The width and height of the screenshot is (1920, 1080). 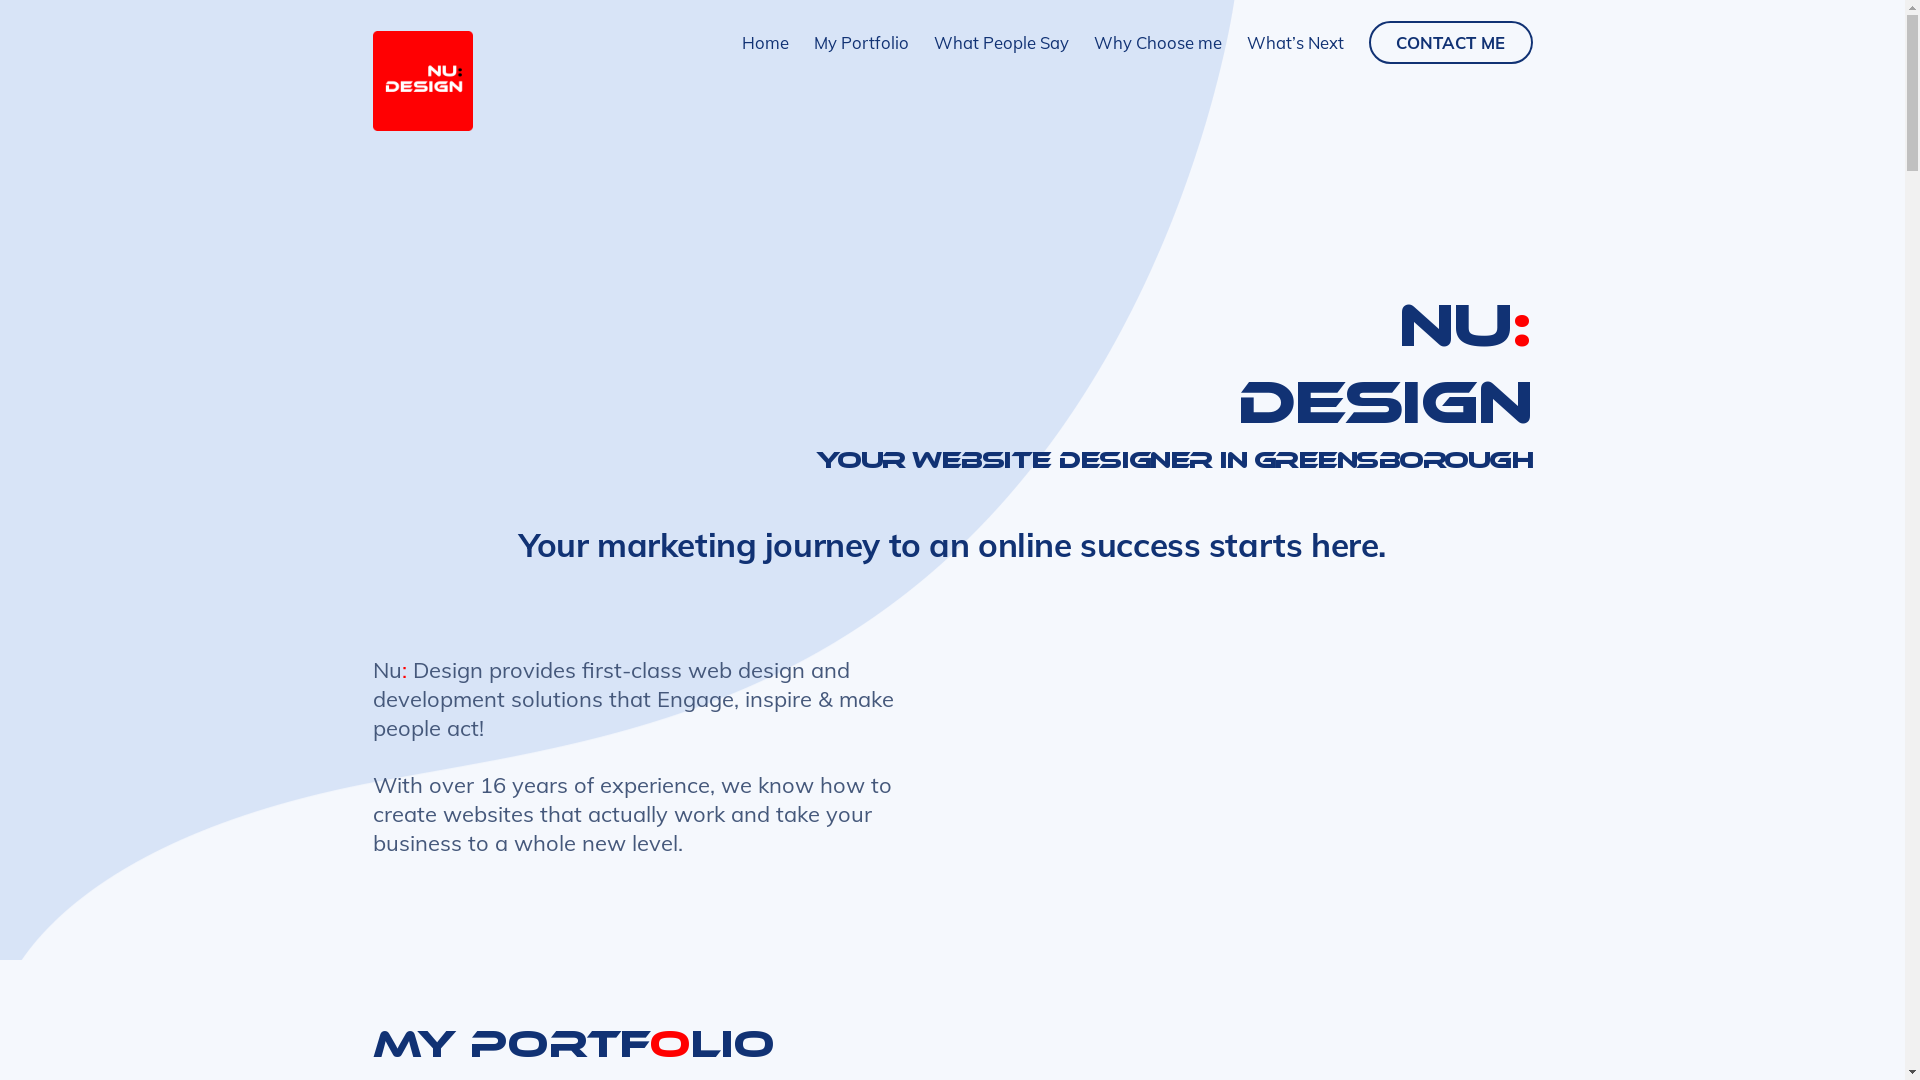 I want to click on 'CONTACT ME', so click(x=1450, y=42).